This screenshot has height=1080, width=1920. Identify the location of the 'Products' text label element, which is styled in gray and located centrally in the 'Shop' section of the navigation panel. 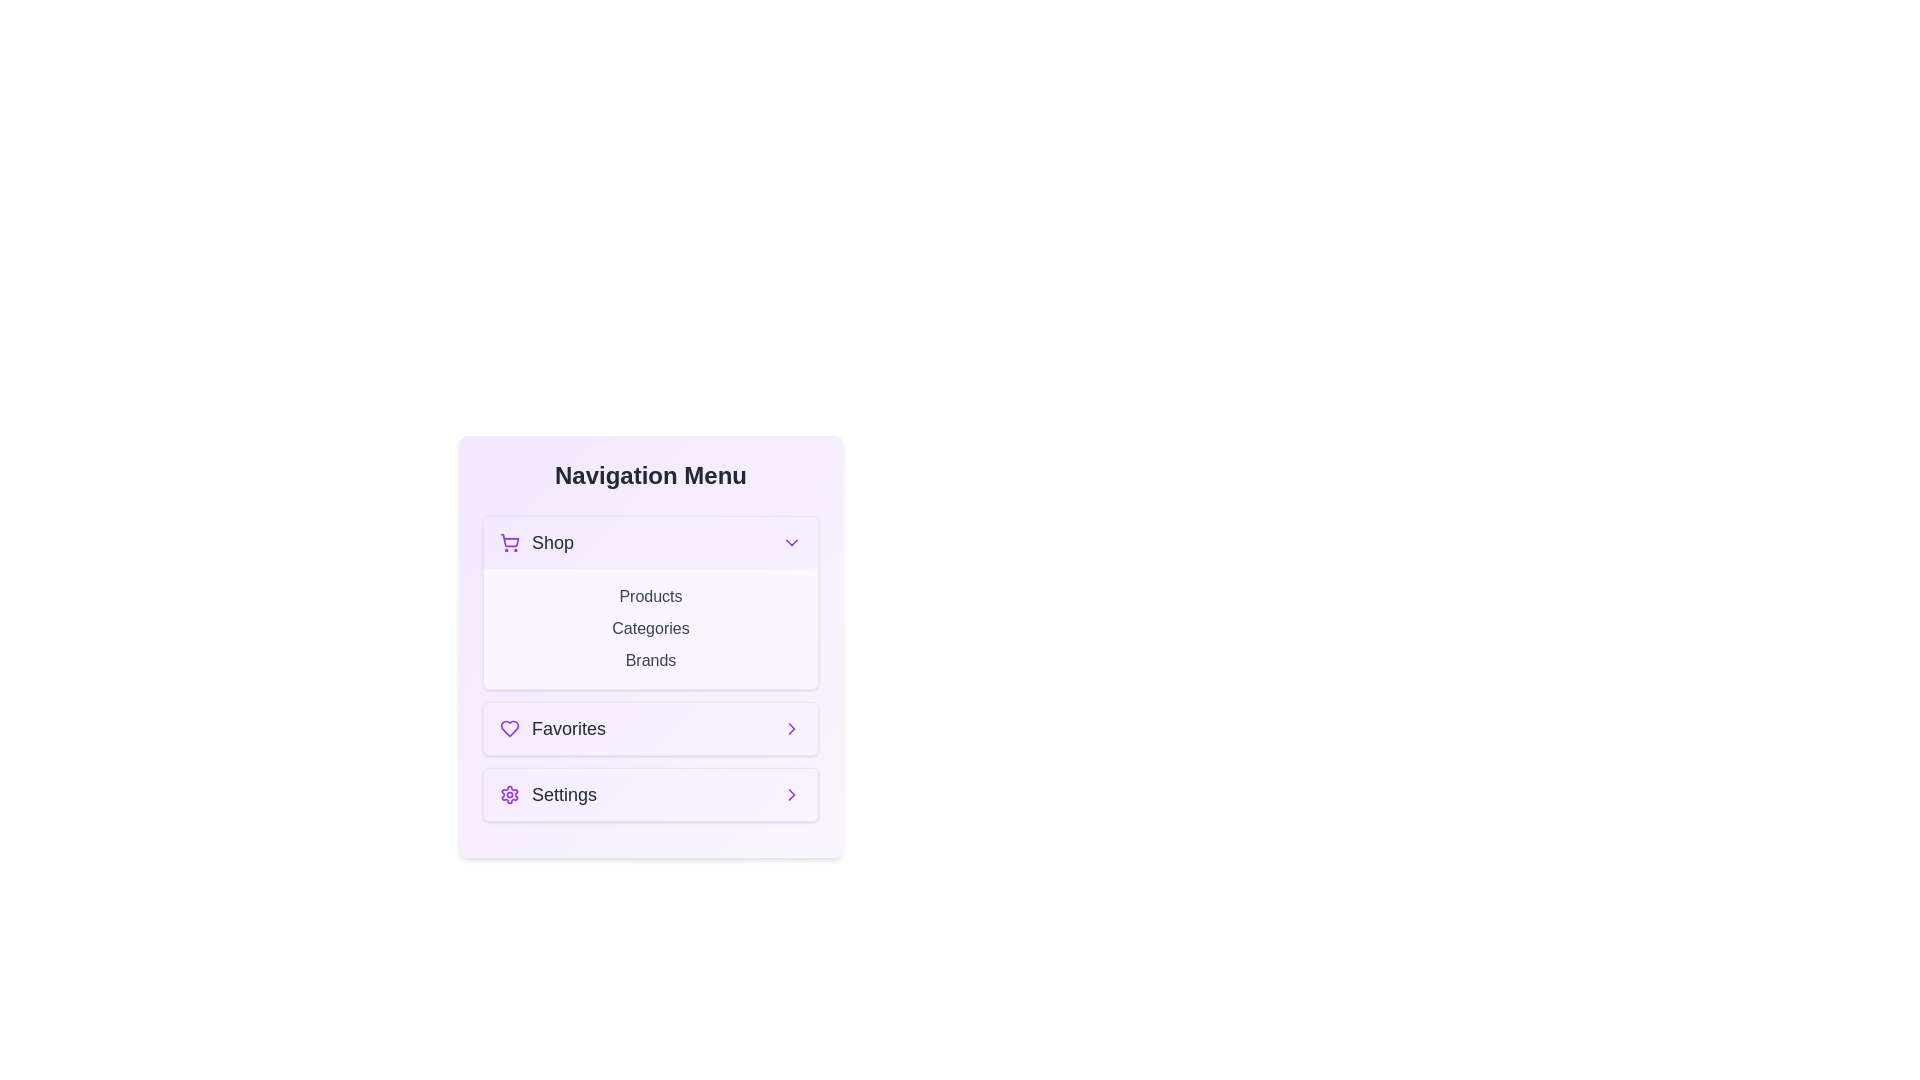
(651, 596).